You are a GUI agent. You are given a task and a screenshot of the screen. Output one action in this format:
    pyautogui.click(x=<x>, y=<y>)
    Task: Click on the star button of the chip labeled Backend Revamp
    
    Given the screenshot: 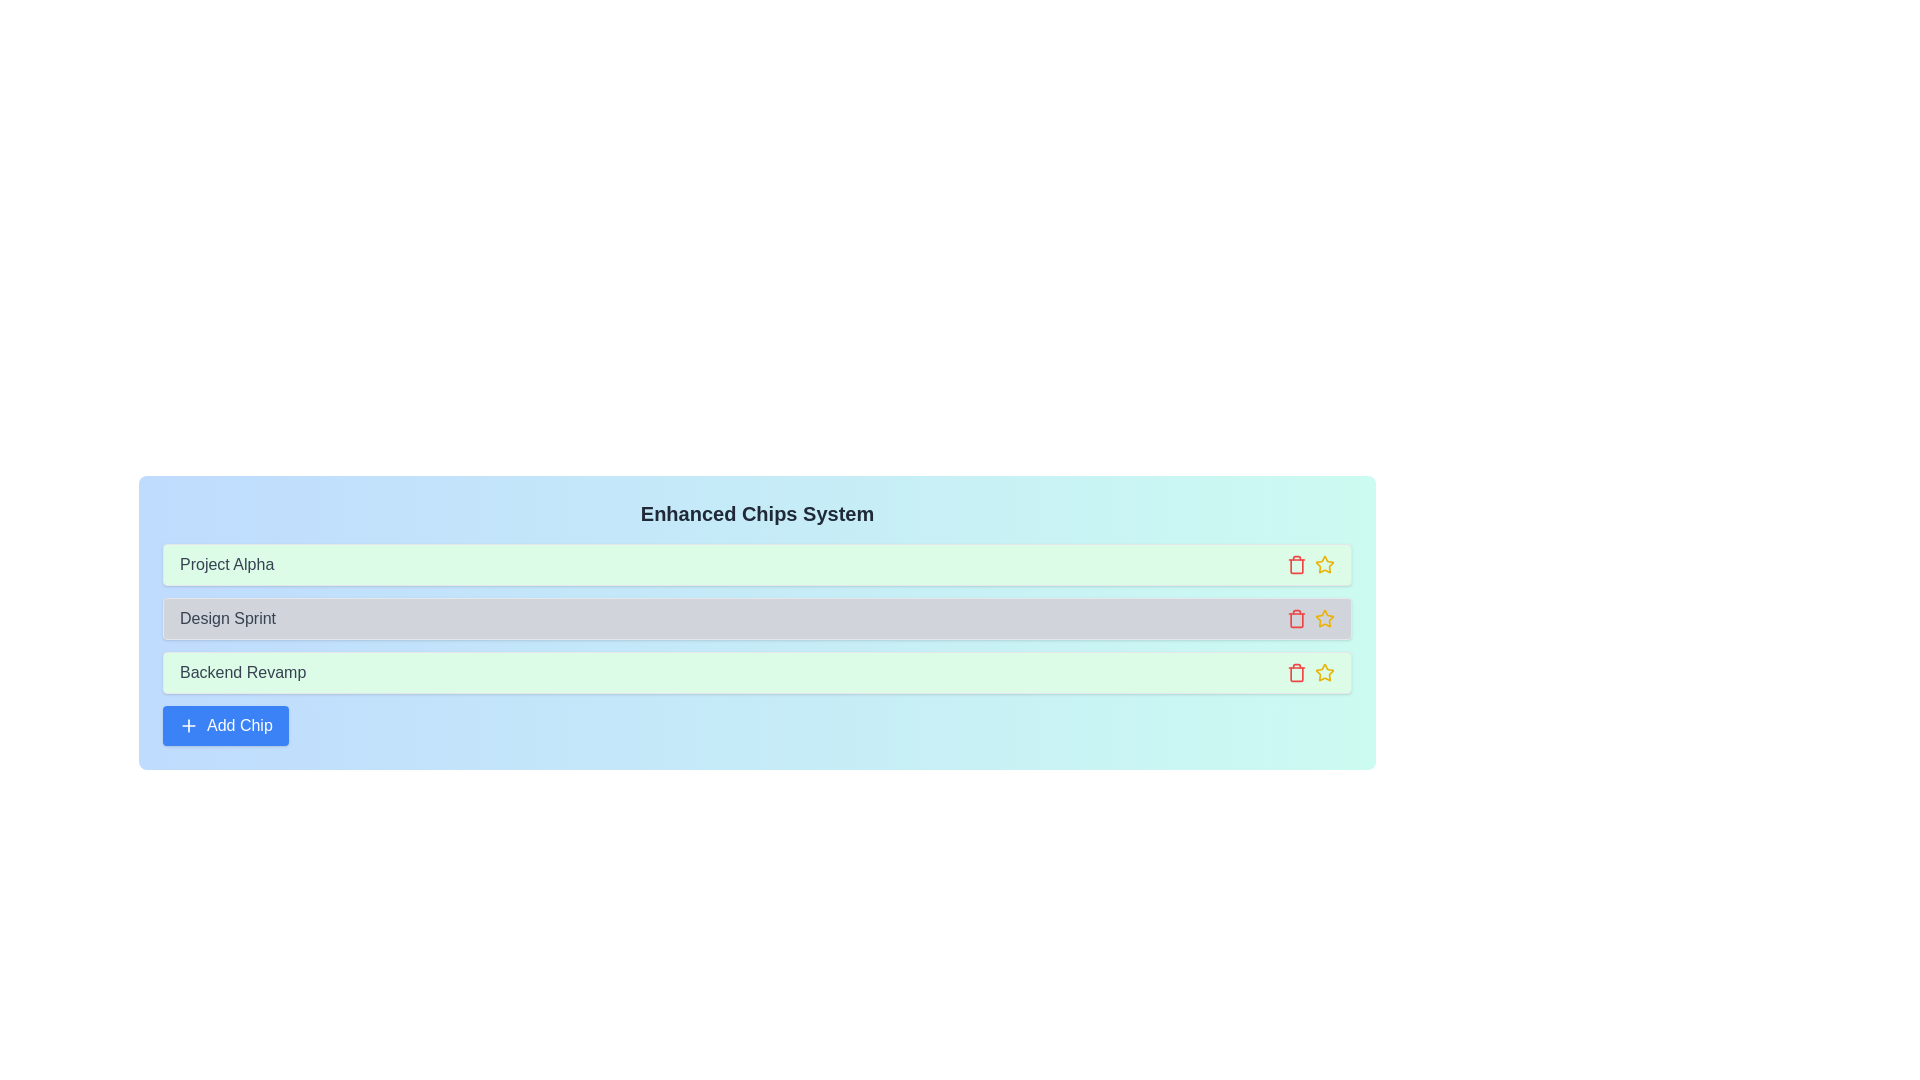 What is the action you would take?
    pyautogui.click(x=1324, y=672)
    